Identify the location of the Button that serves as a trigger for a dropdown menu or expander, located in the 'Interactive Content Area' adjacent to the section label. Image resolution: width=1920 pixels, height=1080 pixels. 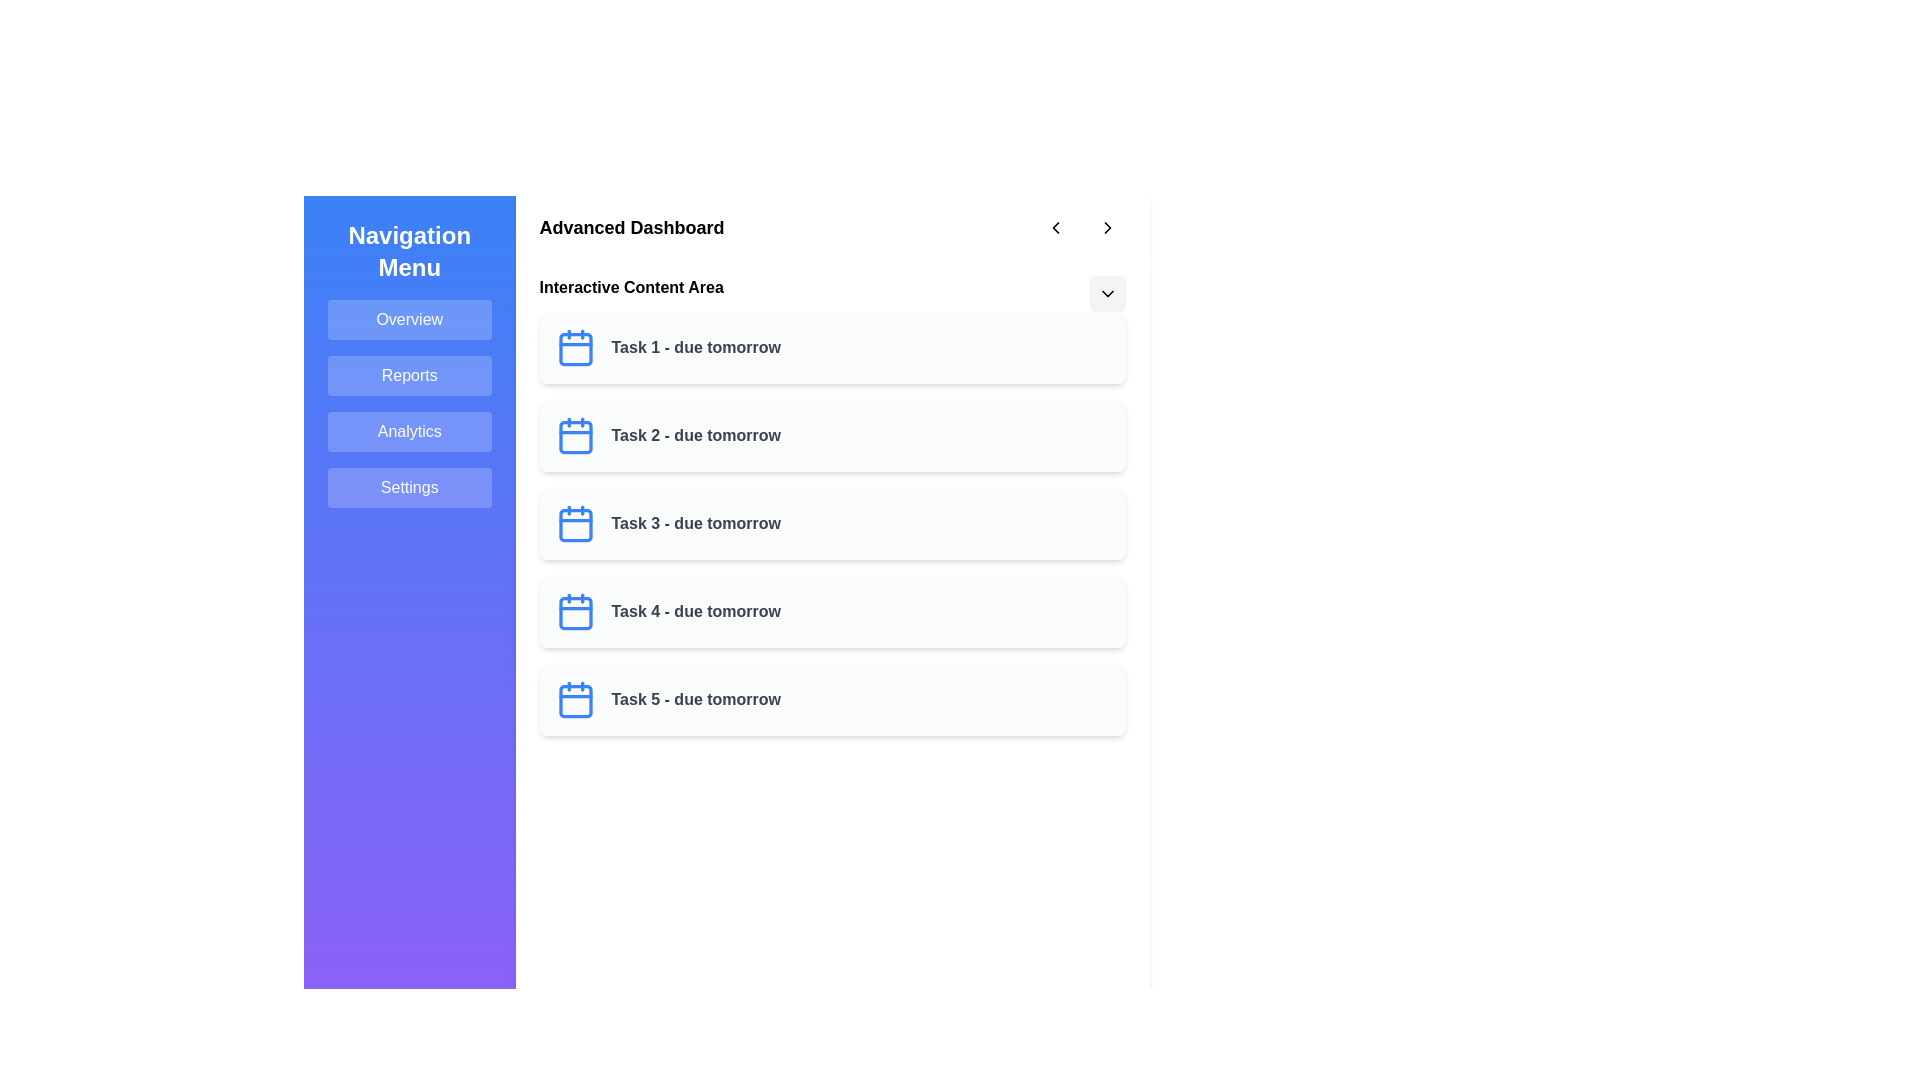
(1107, 293).